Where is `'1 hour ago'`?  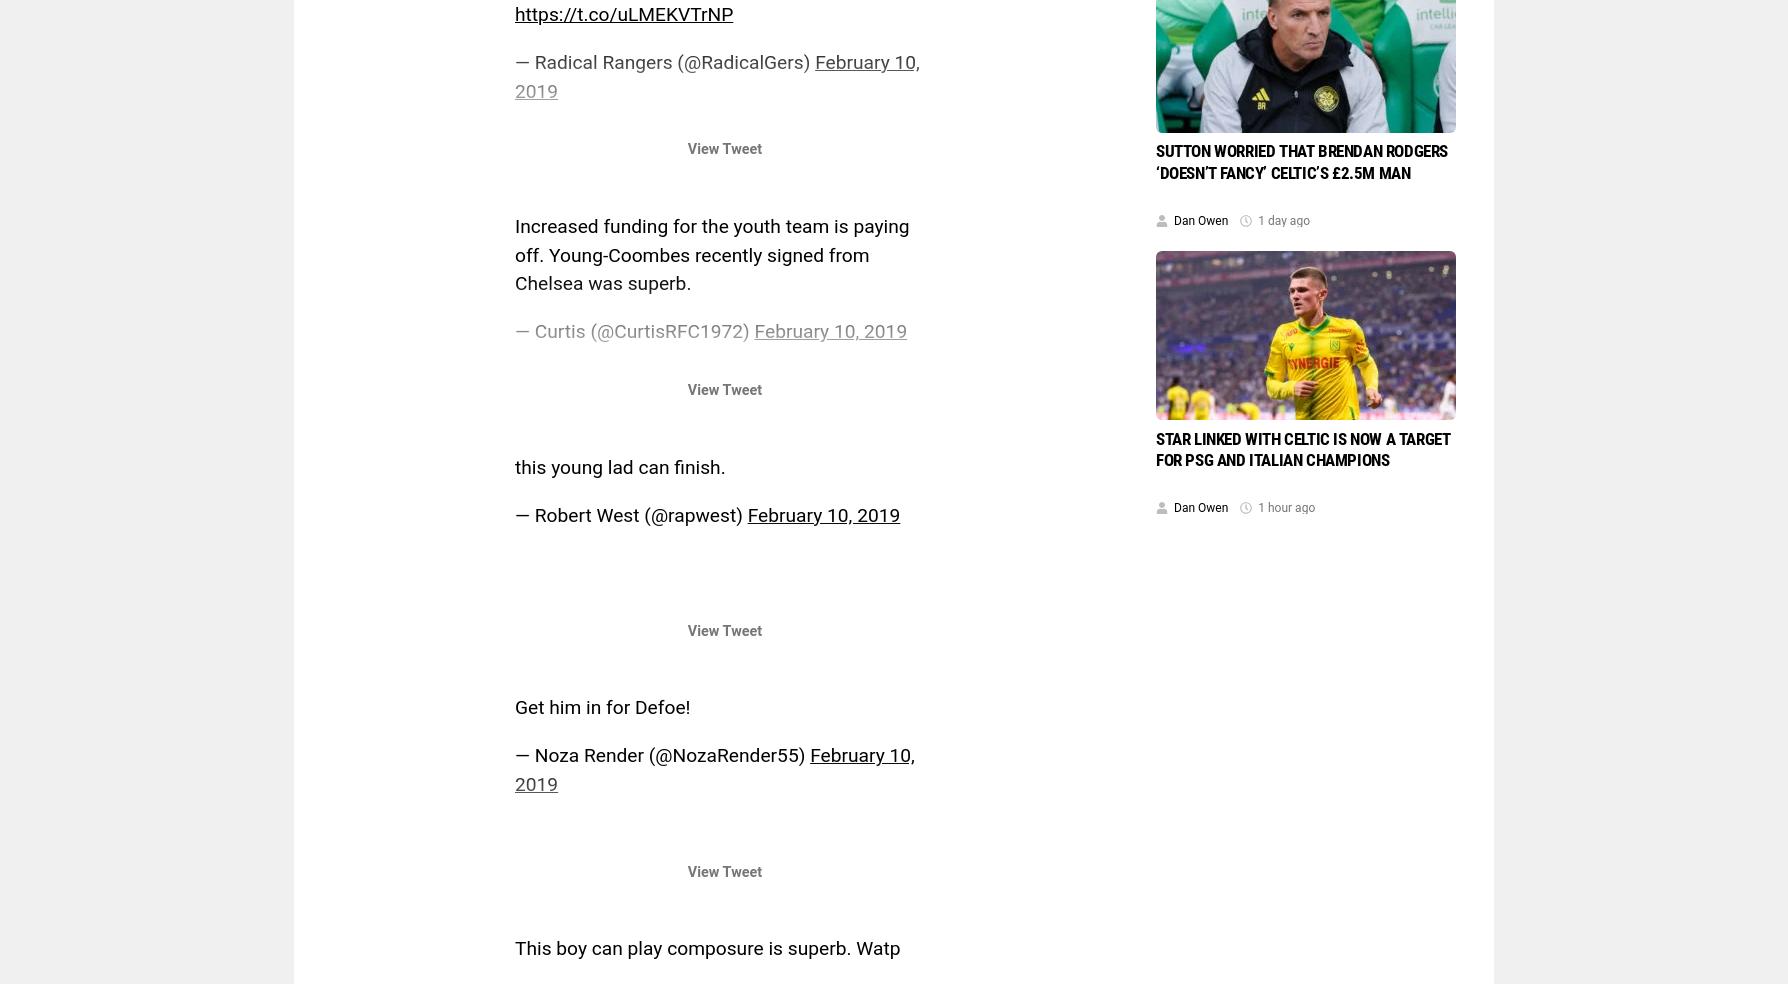
'1 hour ago' is located at coordinates (1285, 507).